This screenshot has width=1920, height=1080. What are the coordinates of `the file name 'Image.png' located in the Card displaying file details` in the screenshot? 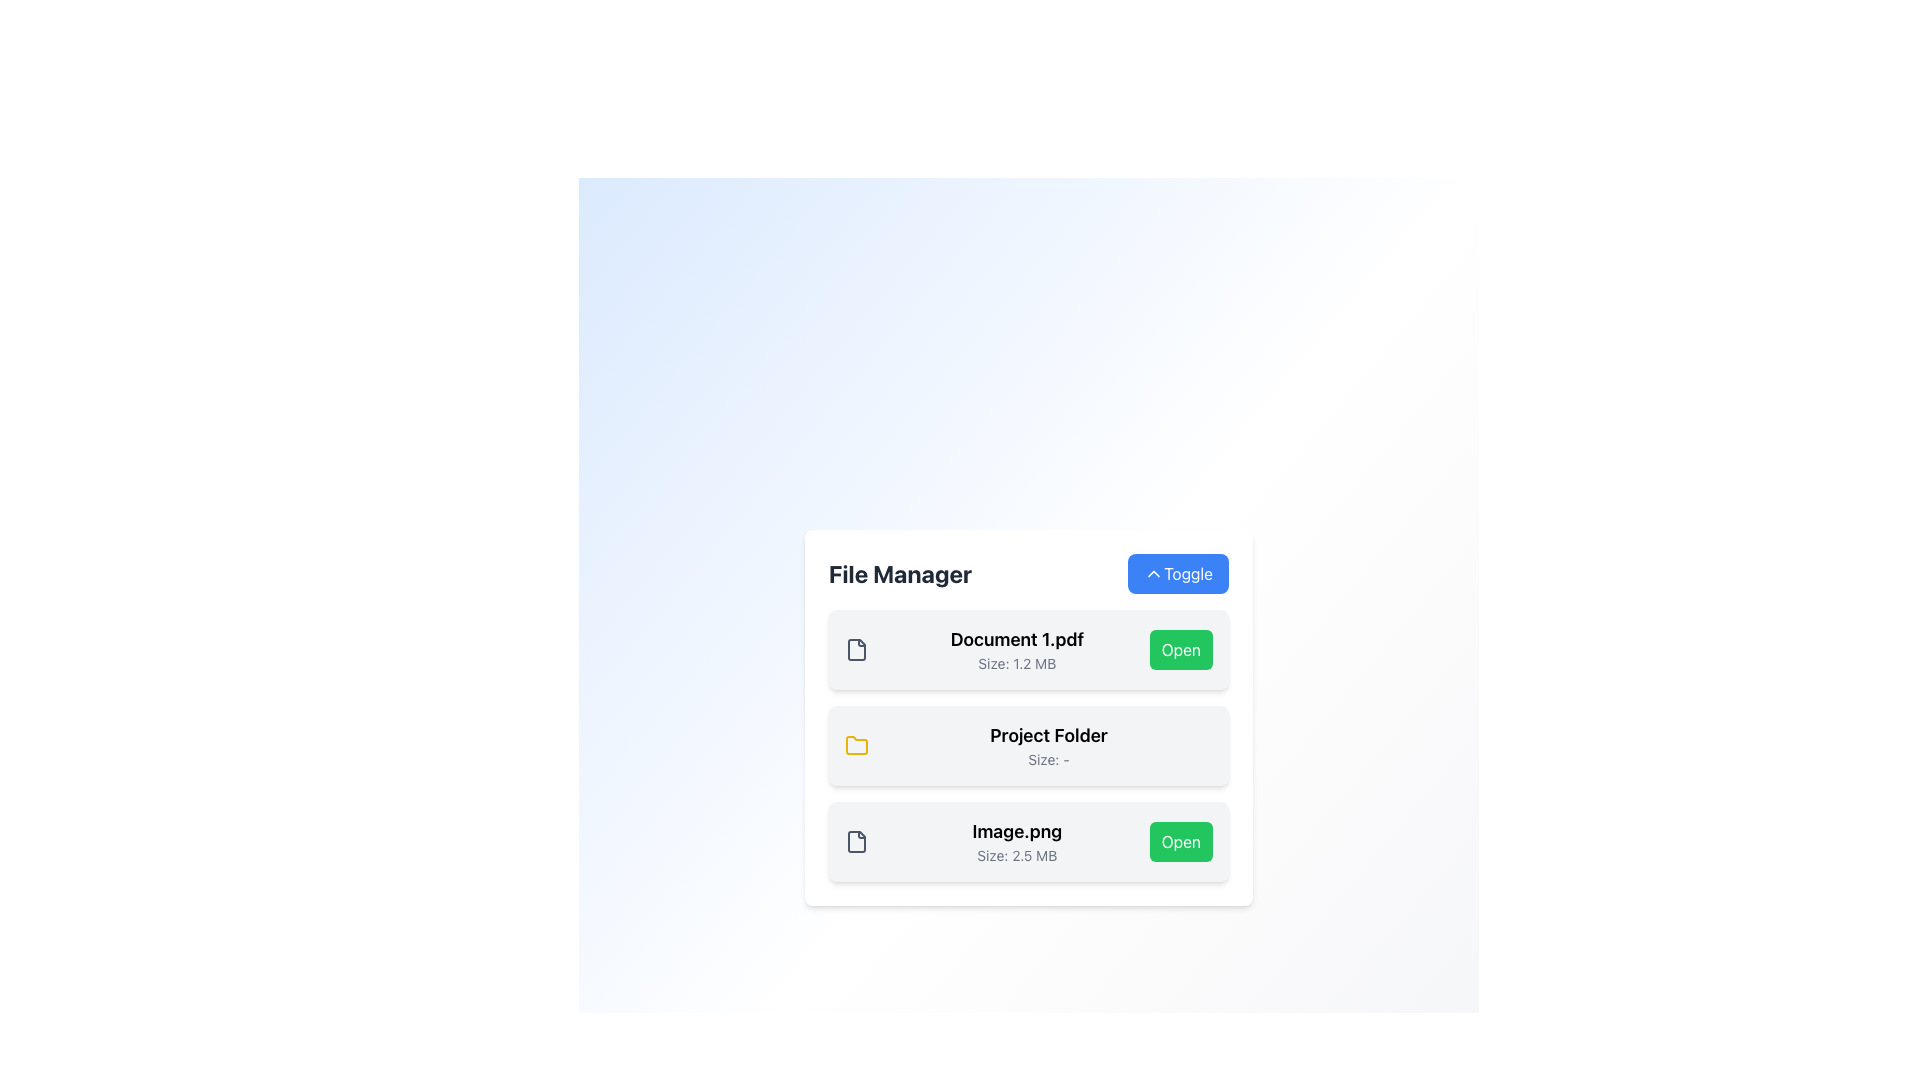 It's located at (1028, 841).